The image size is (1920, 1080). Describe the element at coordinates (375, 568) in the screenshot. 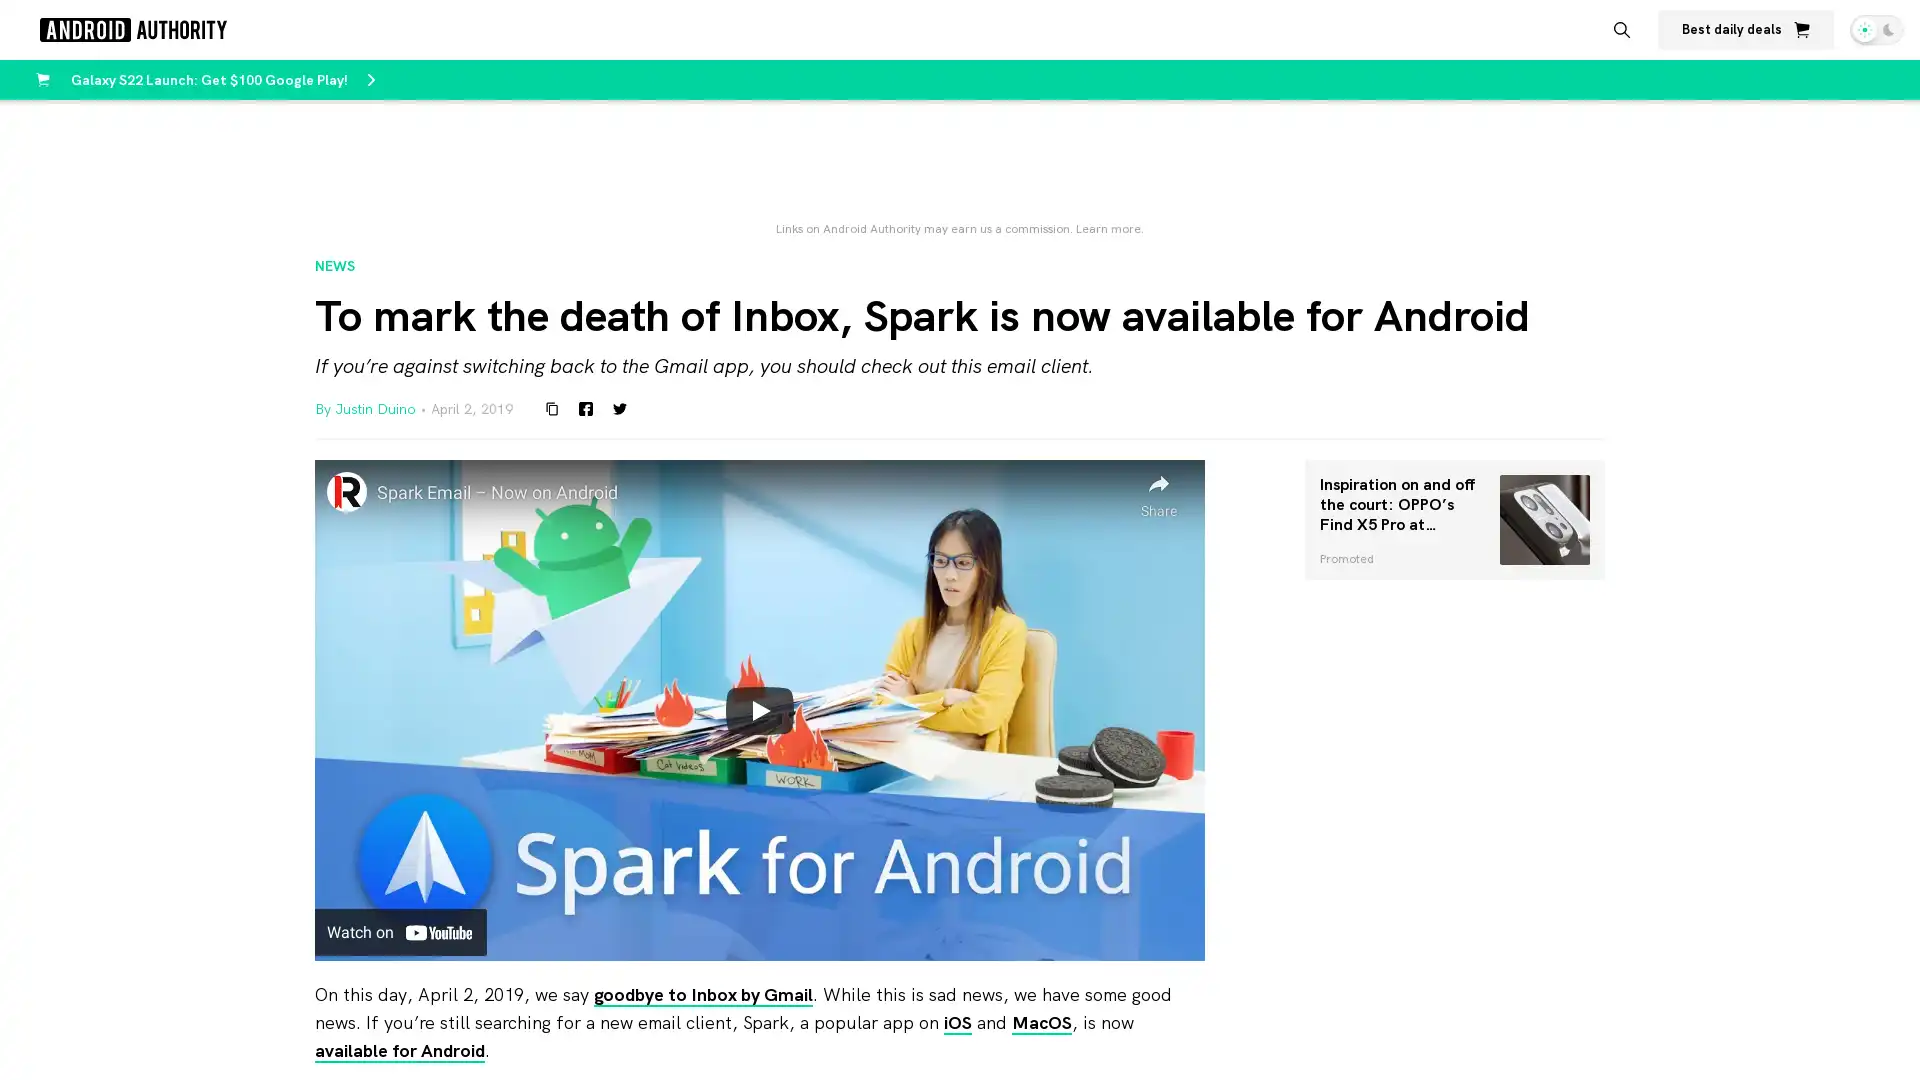

I see `Justin Duino` at that location.